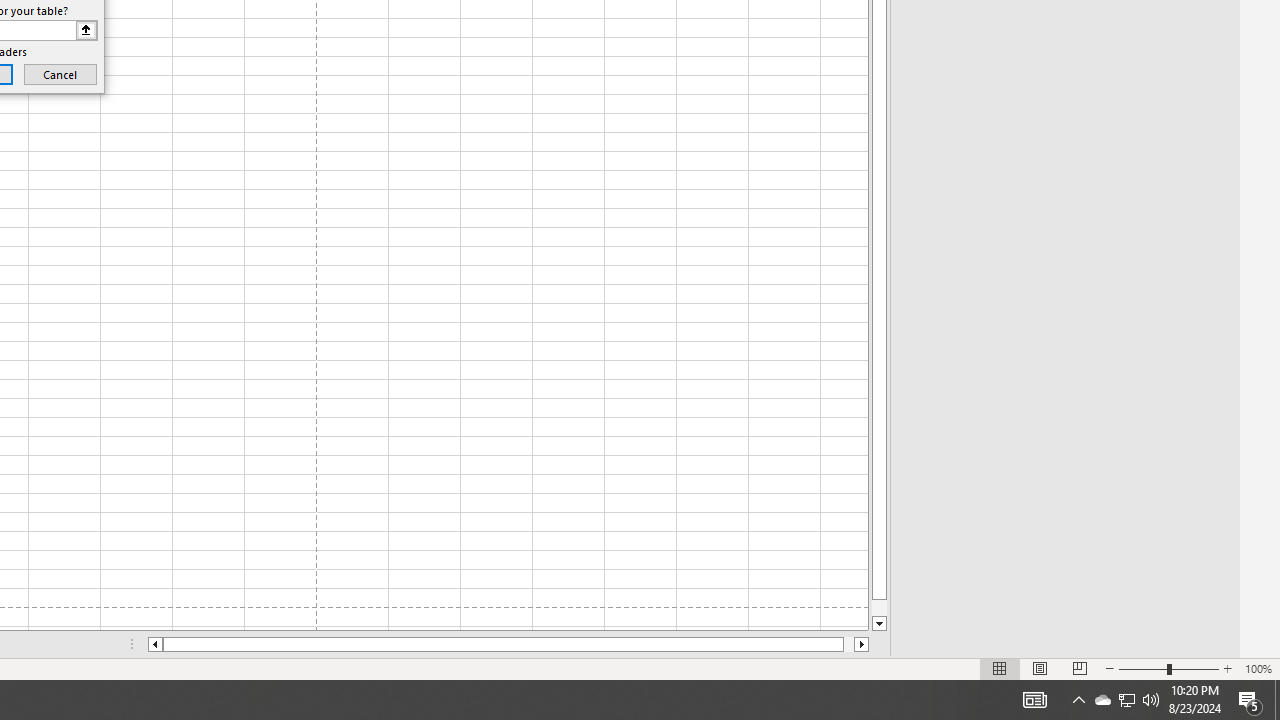 The height and width of the screenshot is (720, 1280). Describe the element at coordinates (1226, 669) in the screenshot. I see `'Zoom In'` at that location.